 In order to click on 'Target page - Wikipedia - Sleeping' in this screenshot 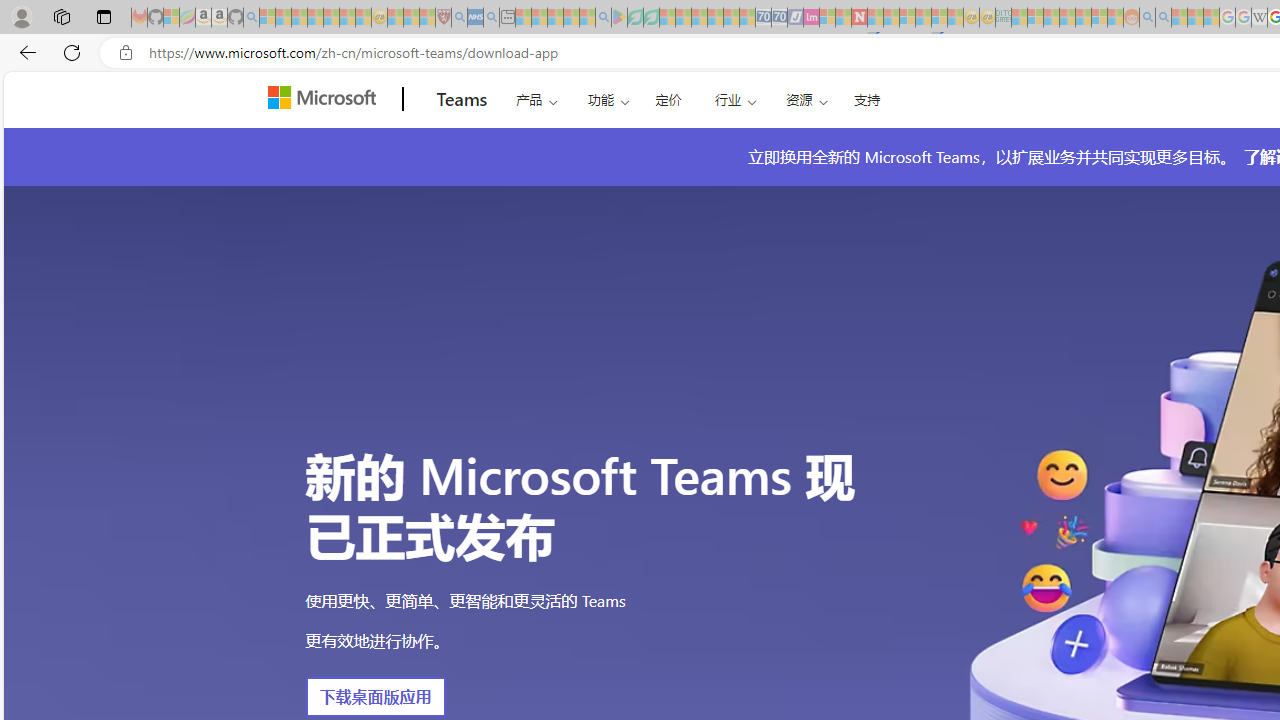, I will do `click(1258, 17)`.